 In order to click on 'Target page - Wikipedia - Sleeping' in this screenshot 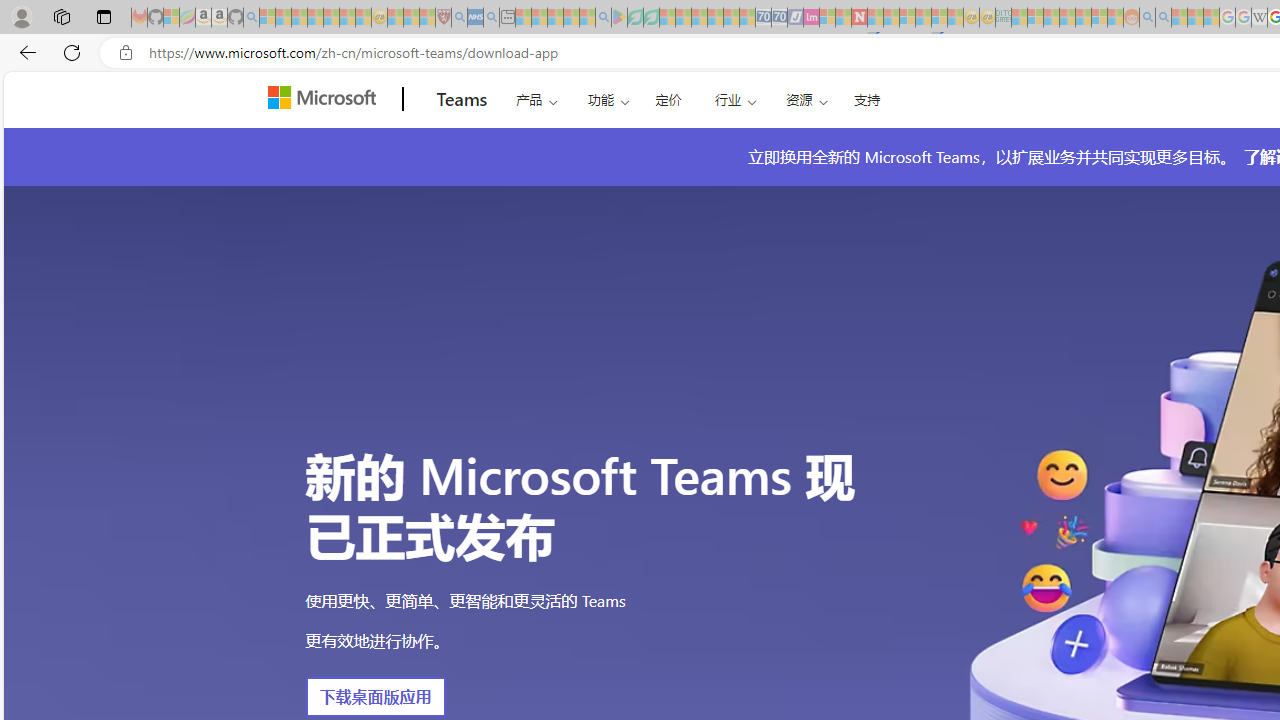, I will do `click(1258, 17)`.